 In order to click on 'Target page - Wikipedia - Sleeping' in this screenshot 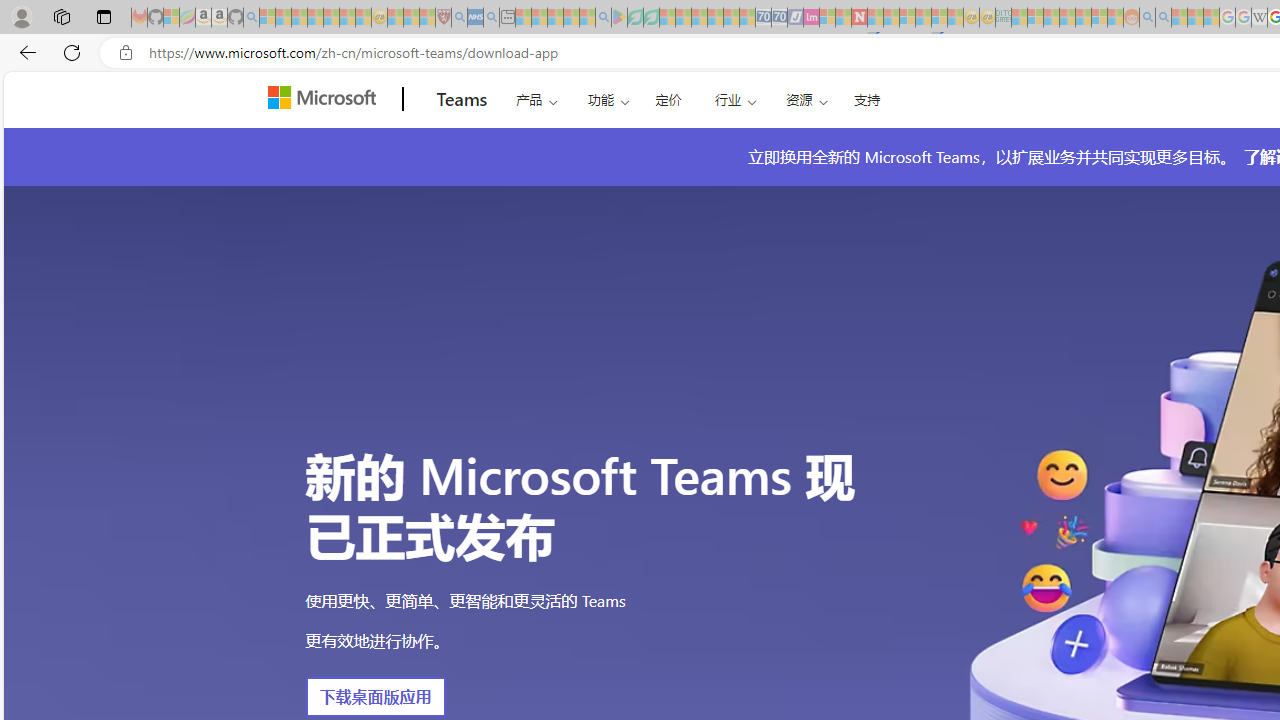, I will do `click(1258, 17)`.